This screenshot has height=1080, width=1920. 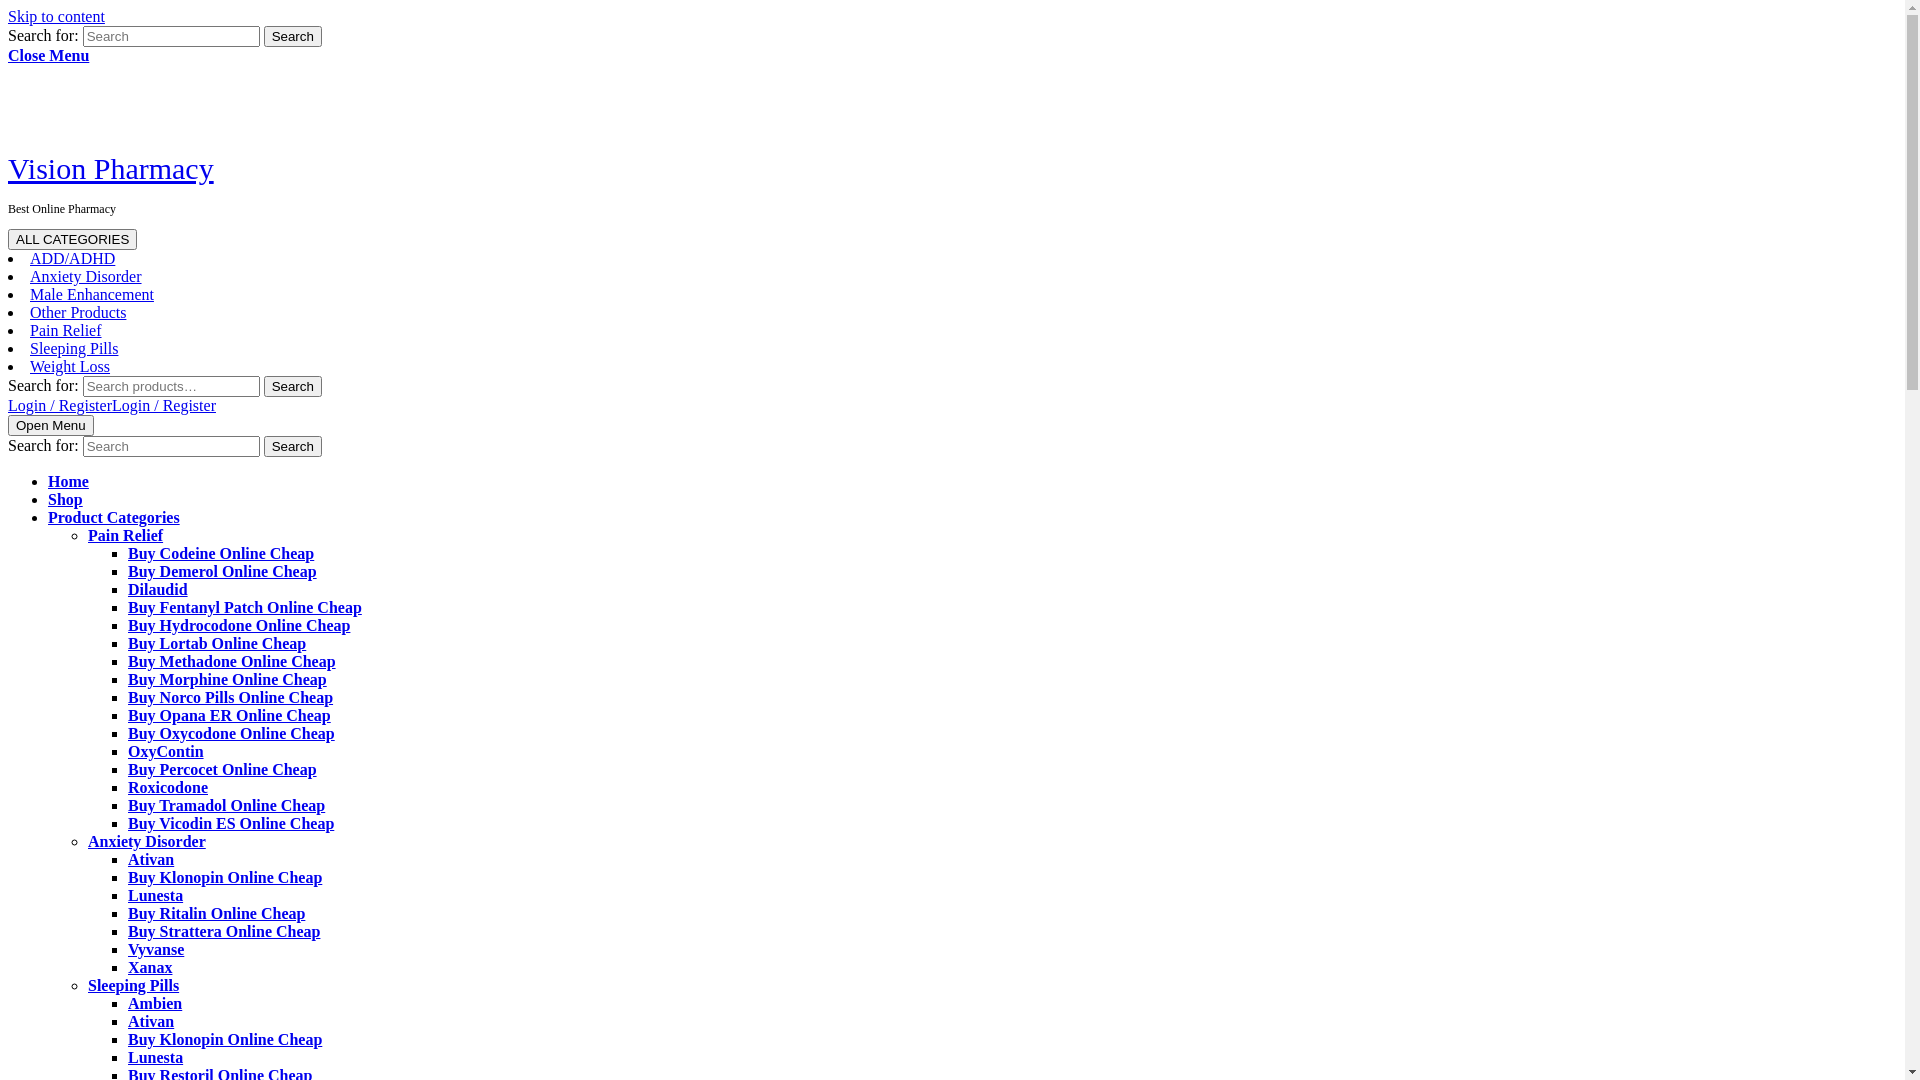 I want to click on 'Buy Oxycodone Online Cheap', so click(x=231, y=733).